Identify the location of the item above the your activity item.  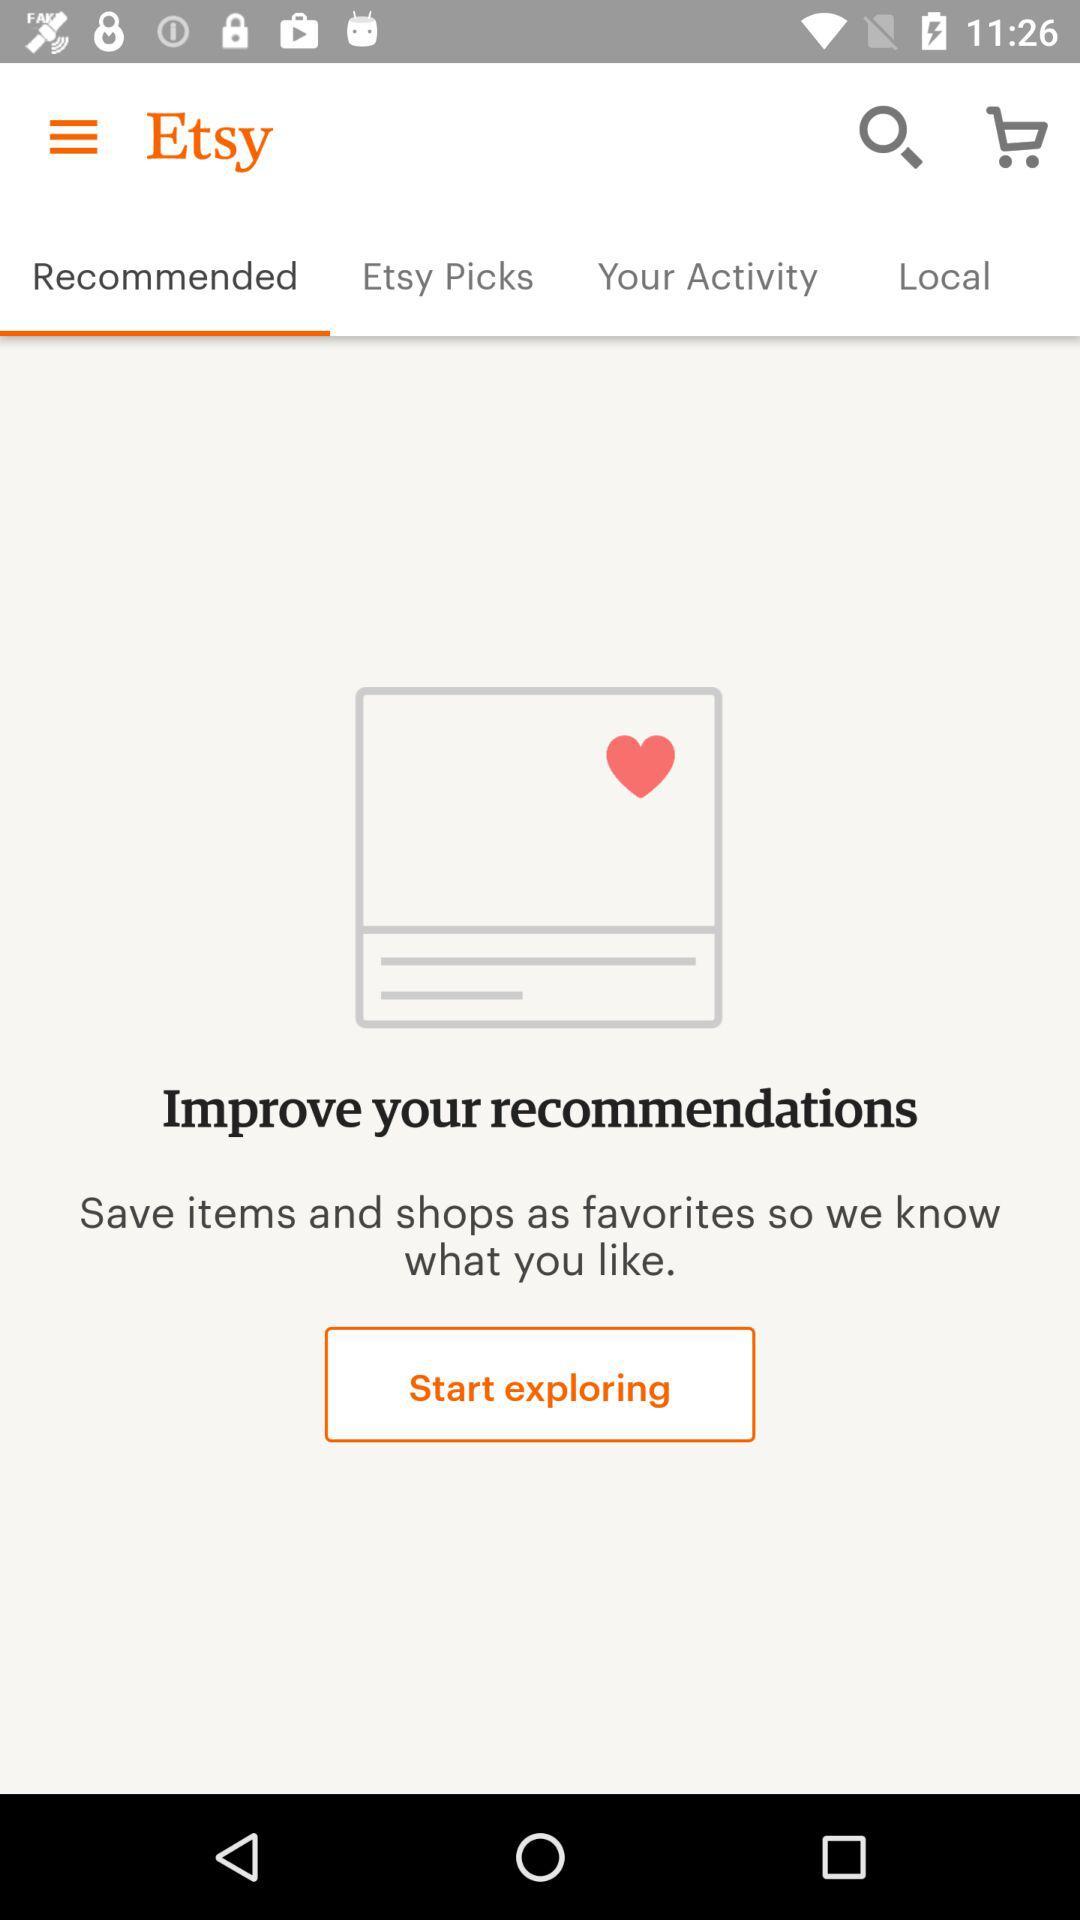
(890, 135).